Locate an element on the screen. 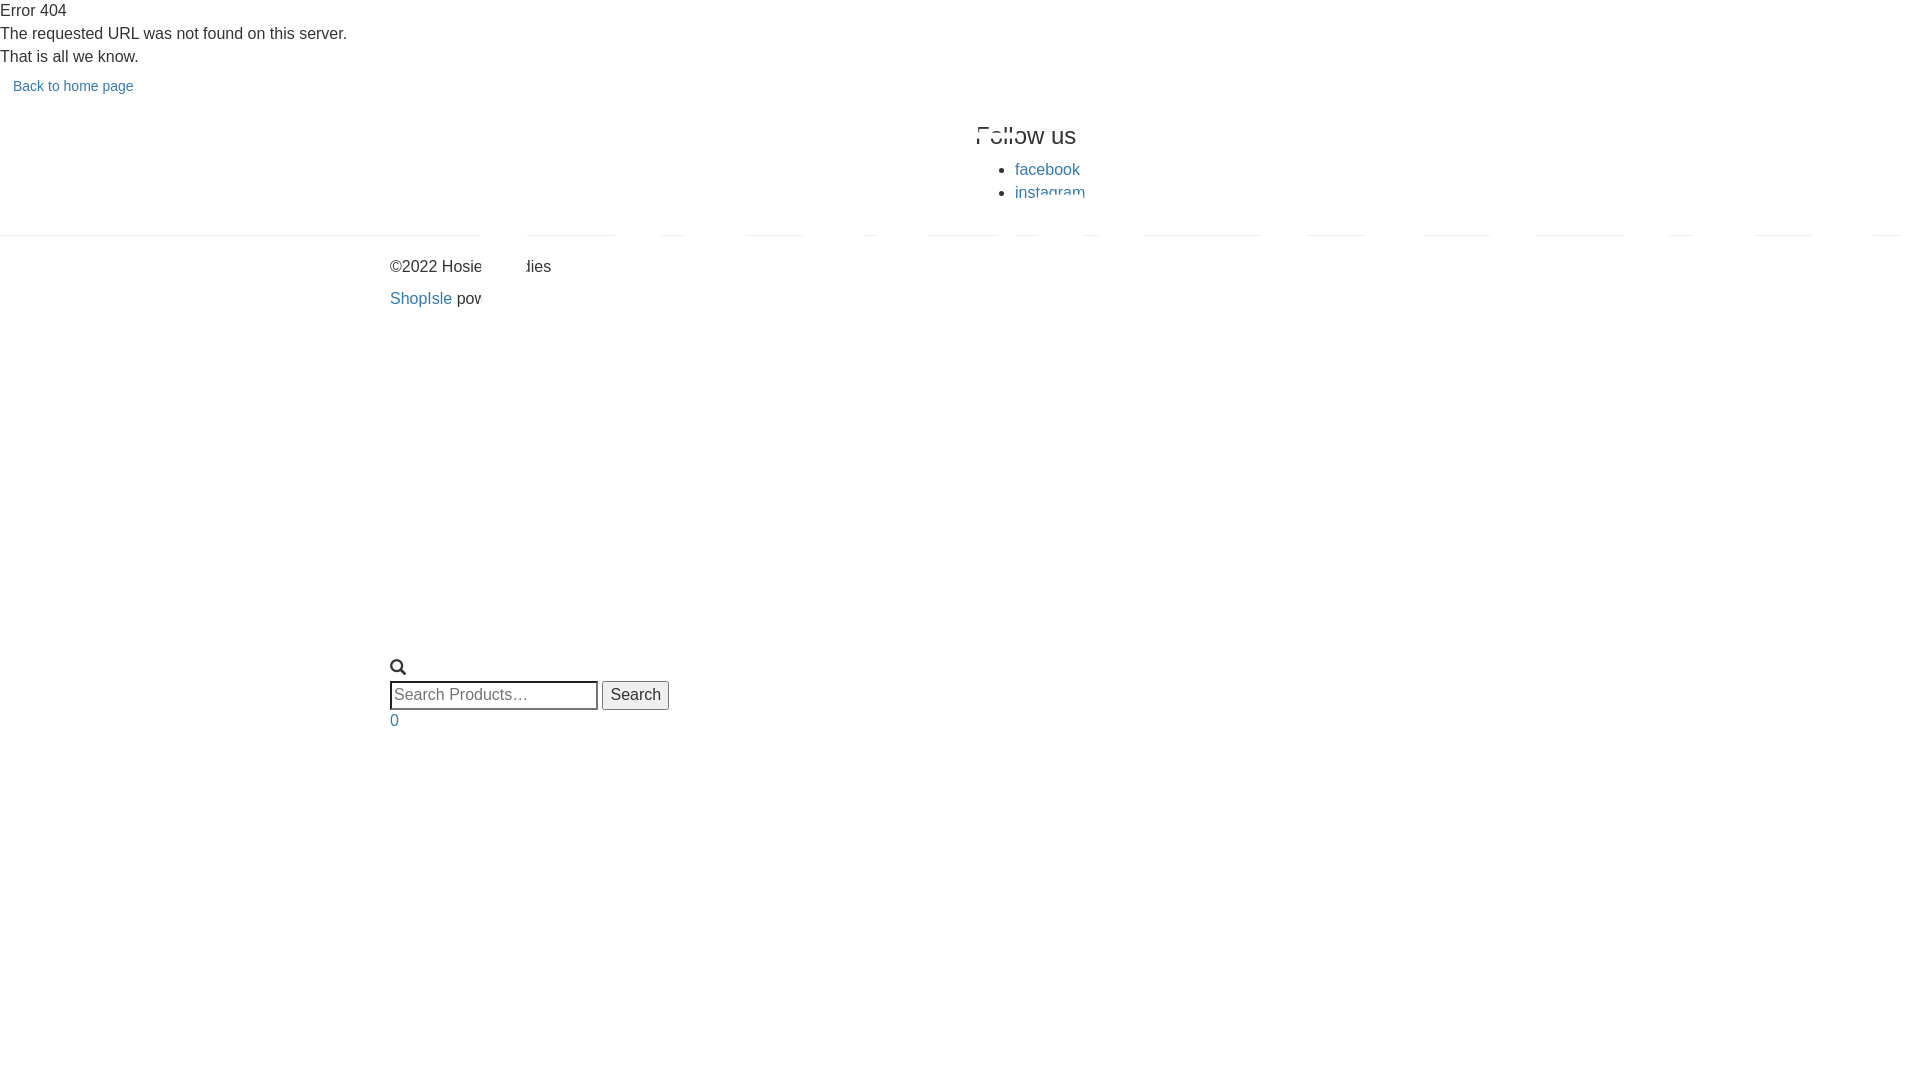 The image size is (1920, 1080). 'ShopIsle' is located at coordinates (422, 298).